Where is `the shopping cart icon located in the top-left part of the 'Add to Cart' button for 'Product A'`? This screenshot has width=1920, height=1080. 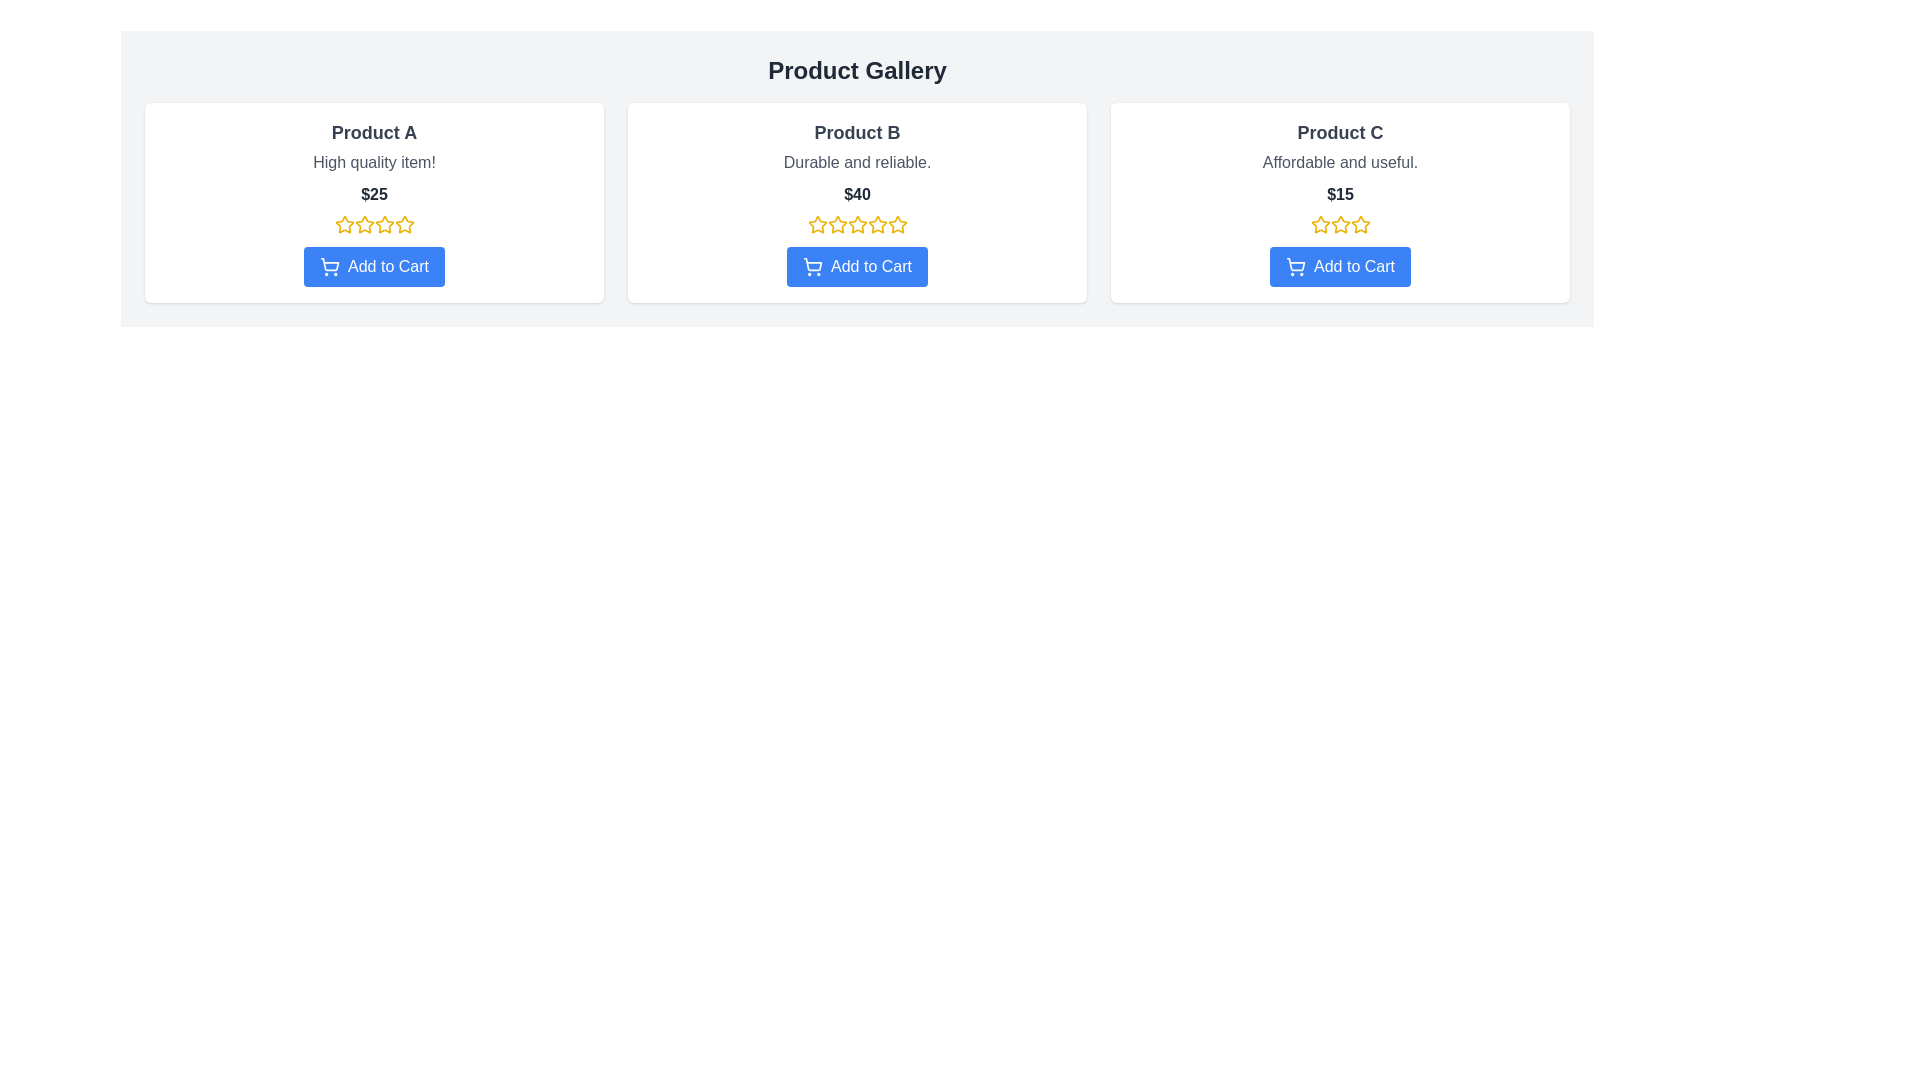
the shopping cart icon located in the top-left part of the 'Add to Cart' button for 'Product A' is located at coordinates (330, 265).